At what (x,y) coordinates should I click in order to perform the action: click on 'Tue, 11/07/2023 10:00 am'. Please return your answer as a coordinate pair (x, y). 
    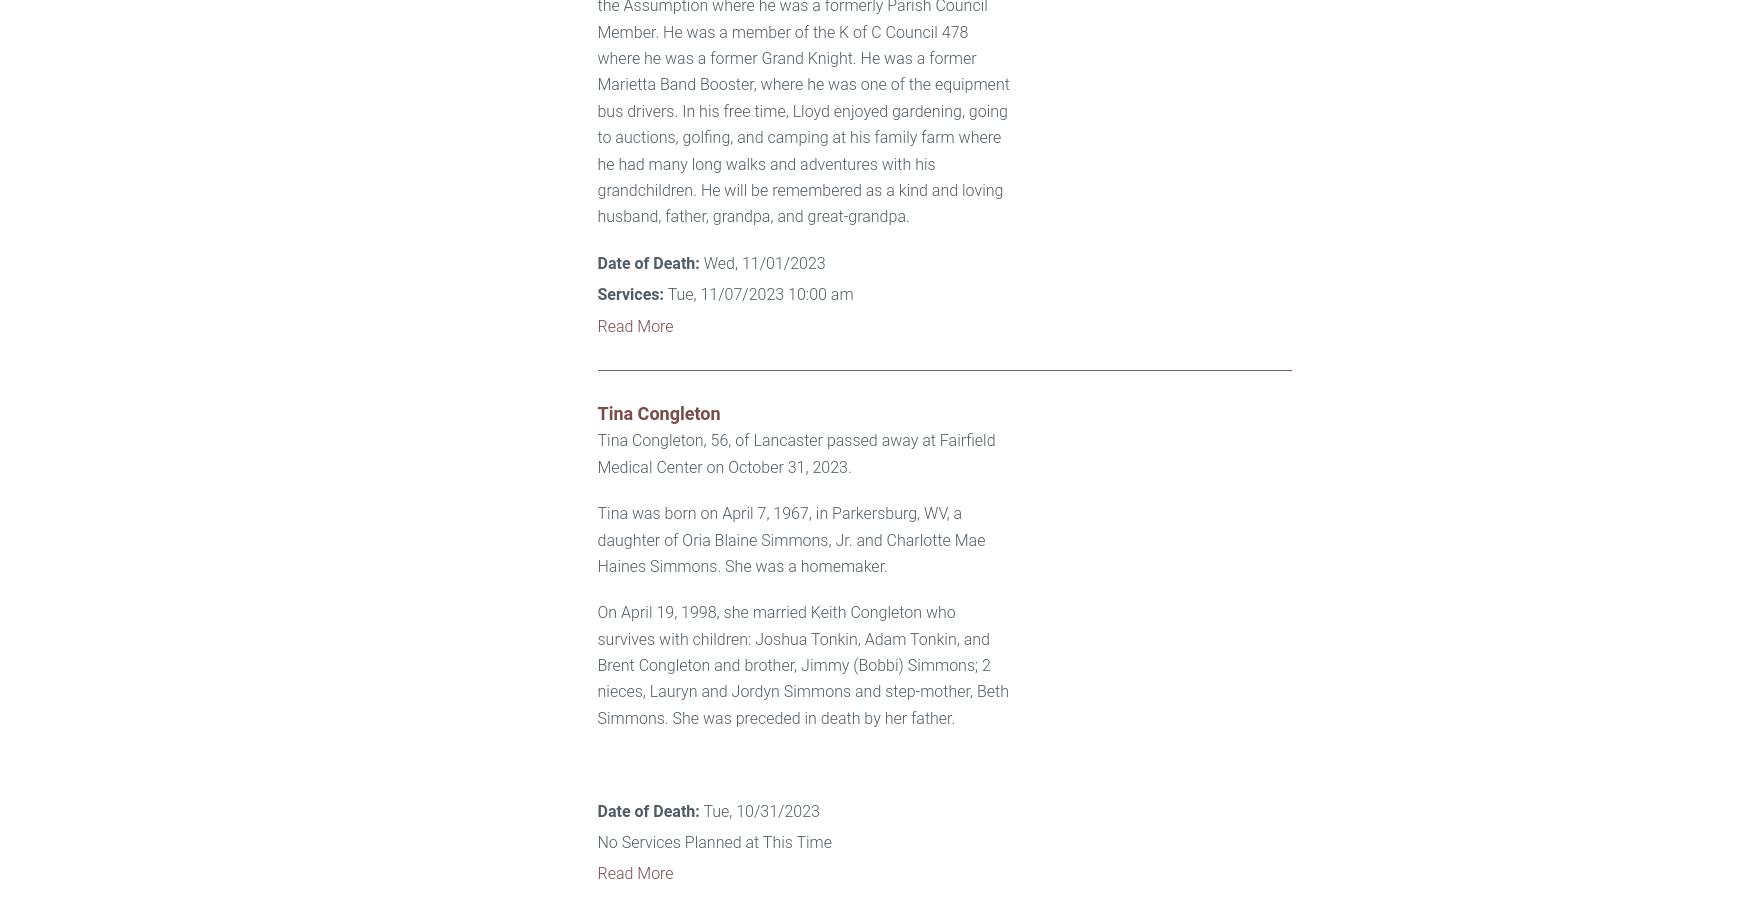
    Looking at the image, I should click on (757, 293).